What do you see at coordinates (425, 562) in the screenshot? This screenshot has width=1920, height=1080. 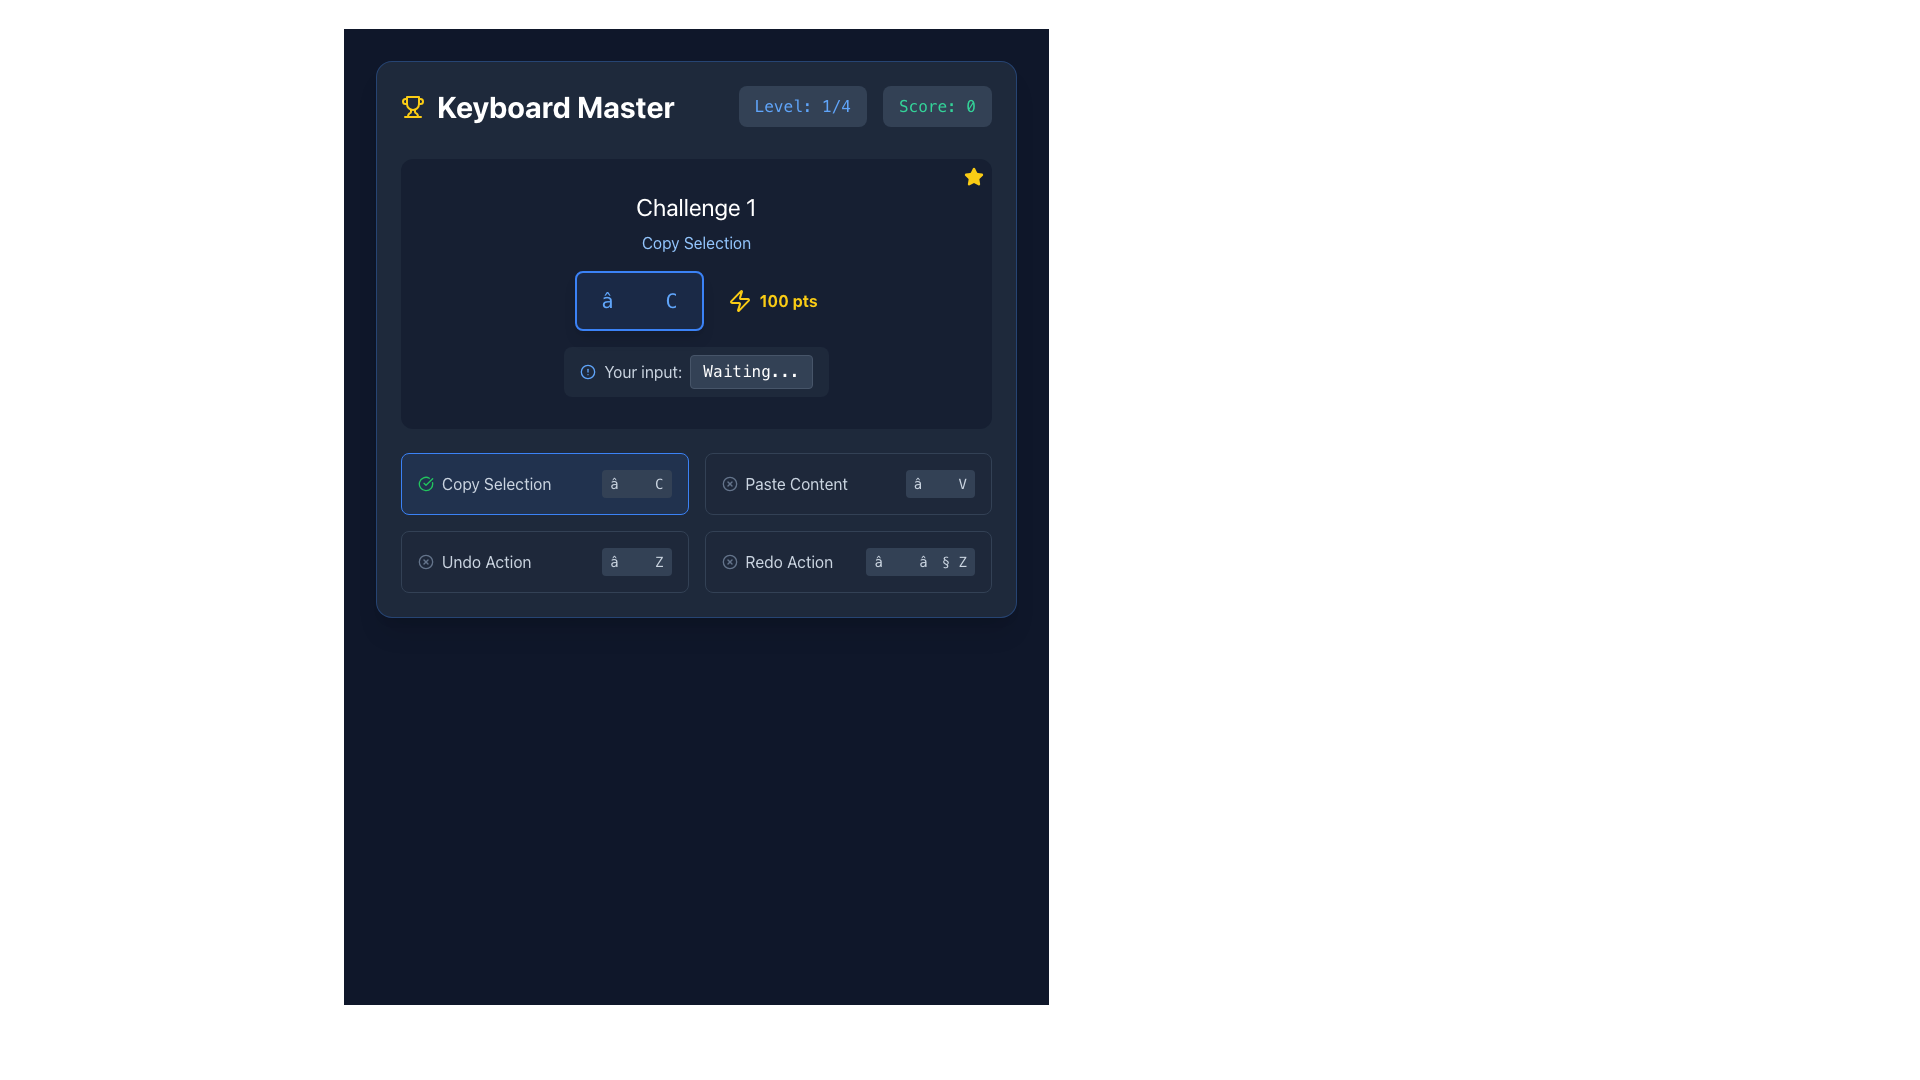 I see `the outer ring of the circular icon located in the top-right area of the interface near the header labeled 'Keyboard Master'` at bounding box center [425, 562].